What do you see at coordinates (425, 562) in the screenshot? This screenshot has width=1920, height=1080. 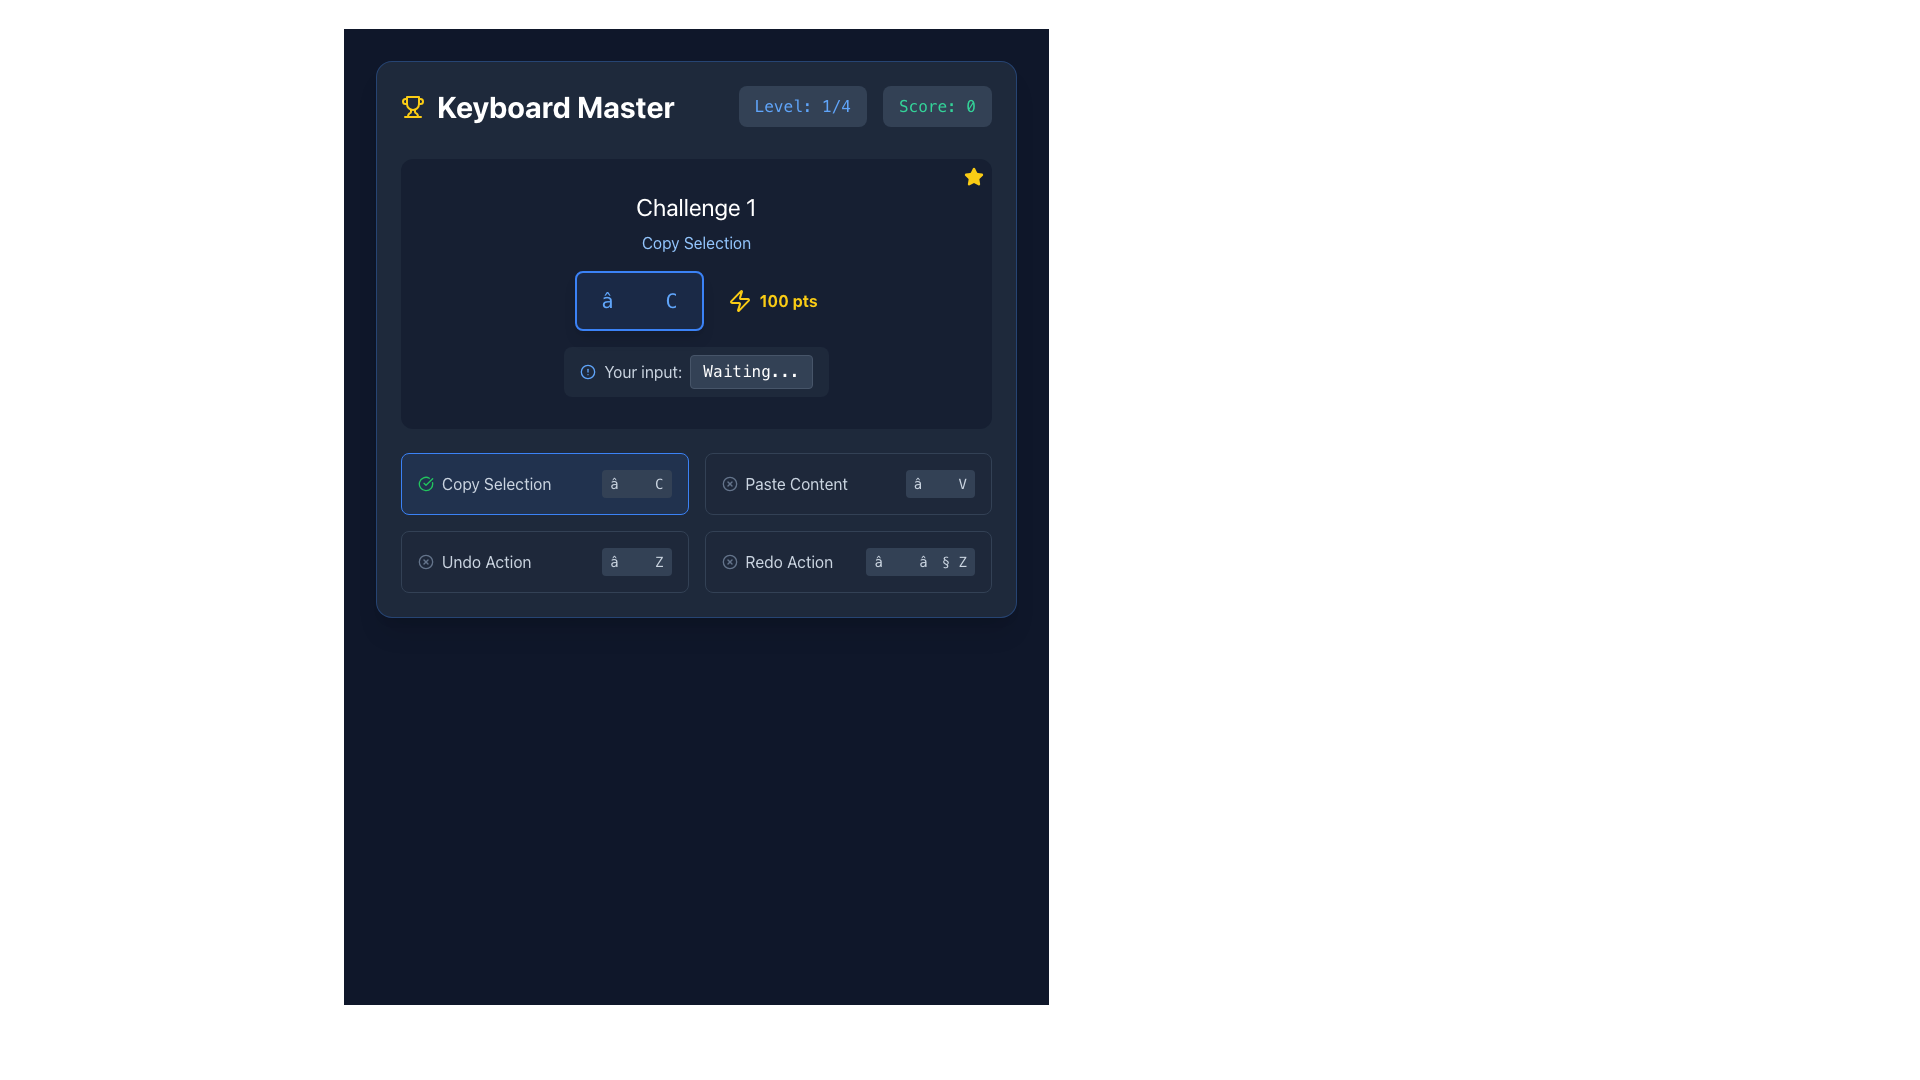 I see `the outer ring of the circular icon located in the top-right area of the interface near the header labeled 'Keyboard Master'` at bounding box center [425, 562].